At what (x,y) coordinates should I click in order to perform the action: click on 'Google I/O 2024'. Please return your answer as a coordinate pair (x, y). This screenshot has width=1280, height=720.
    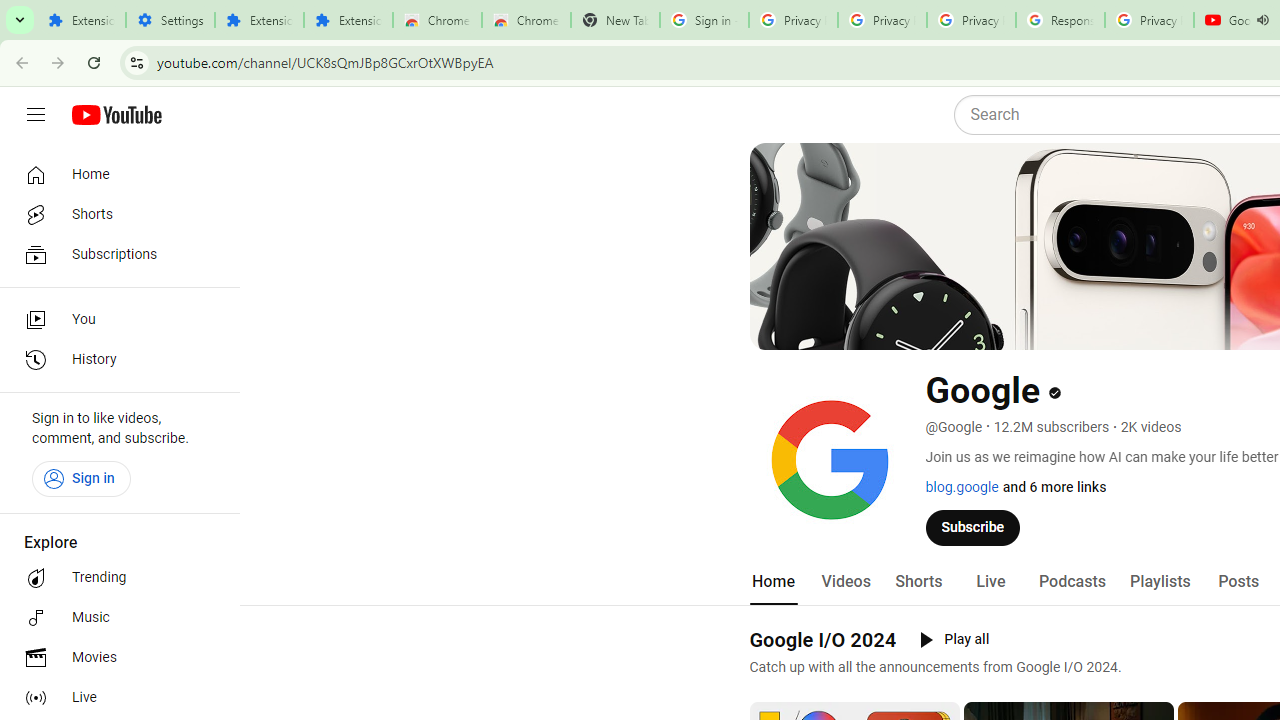
    Looking at the image, I should click on (823, 639).